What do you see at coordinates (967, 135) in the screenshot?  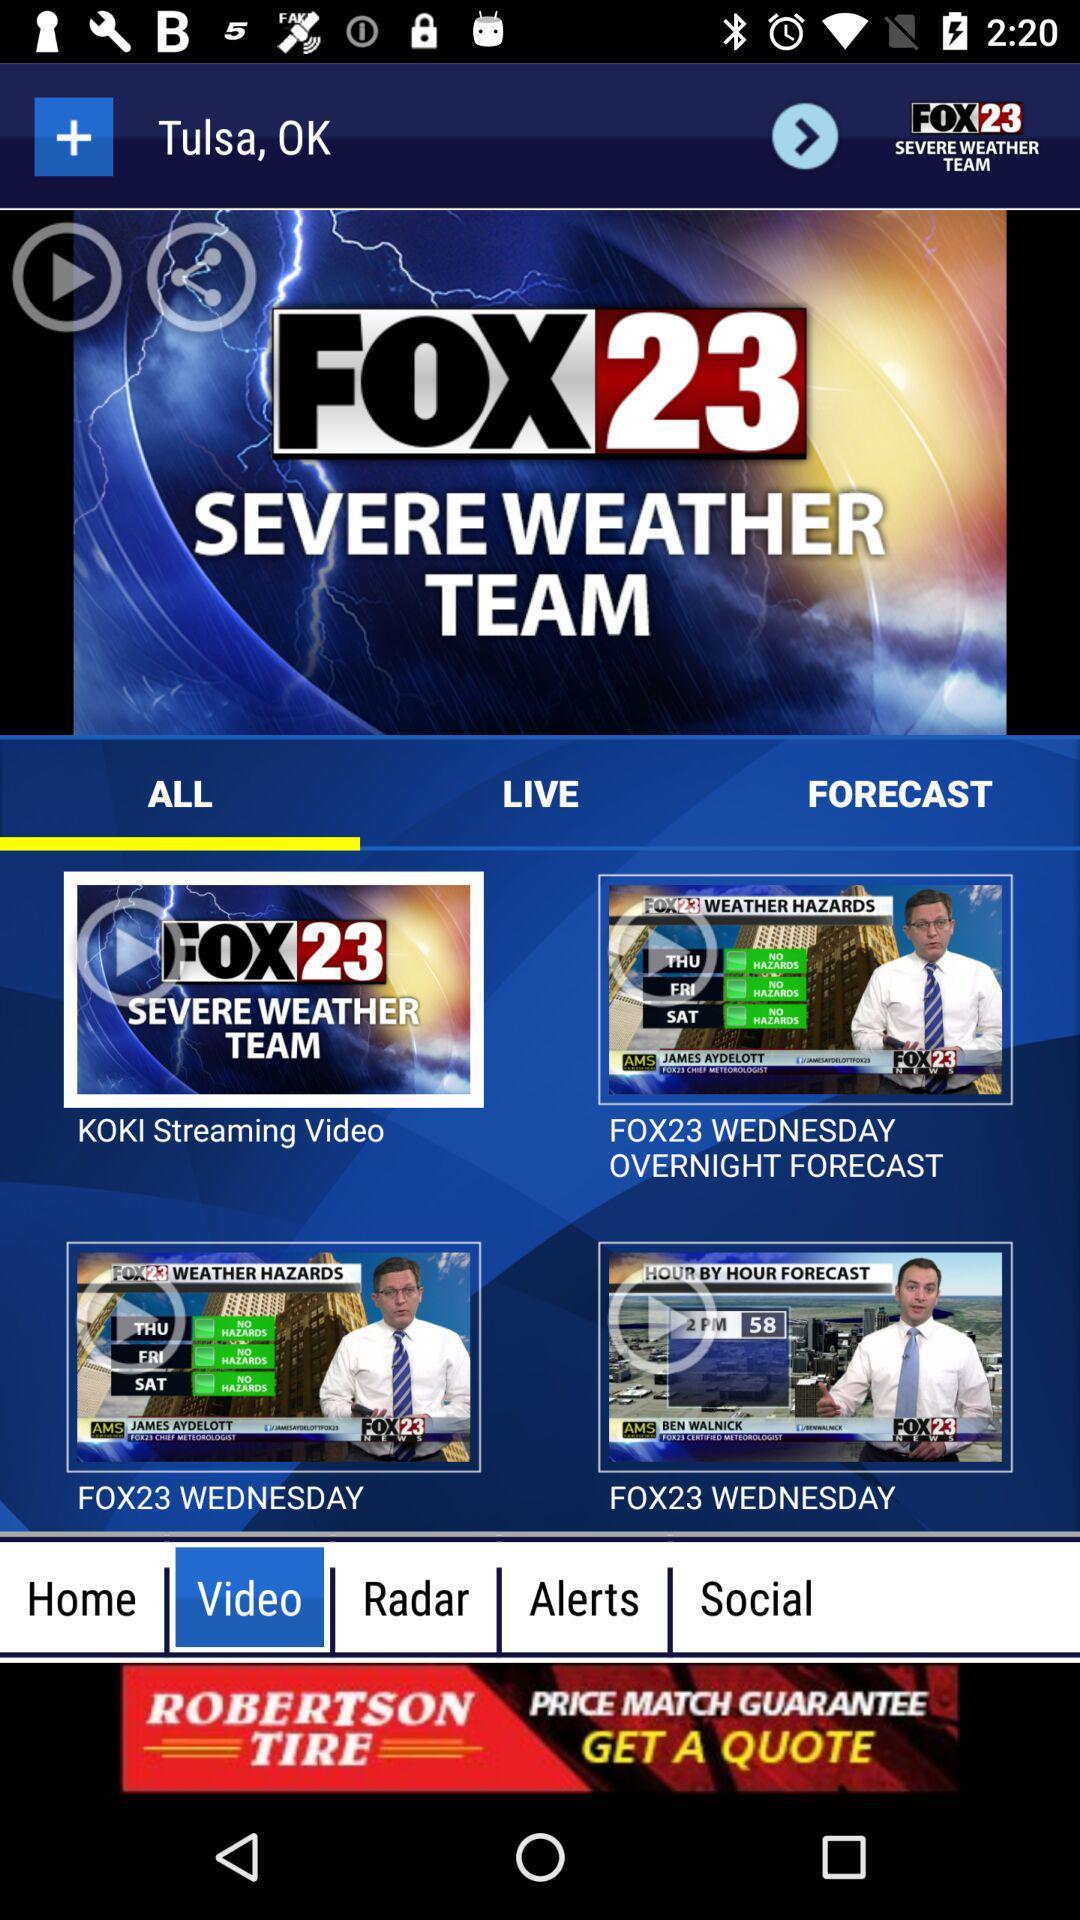 I see `home` at bounding box center [967, 135].